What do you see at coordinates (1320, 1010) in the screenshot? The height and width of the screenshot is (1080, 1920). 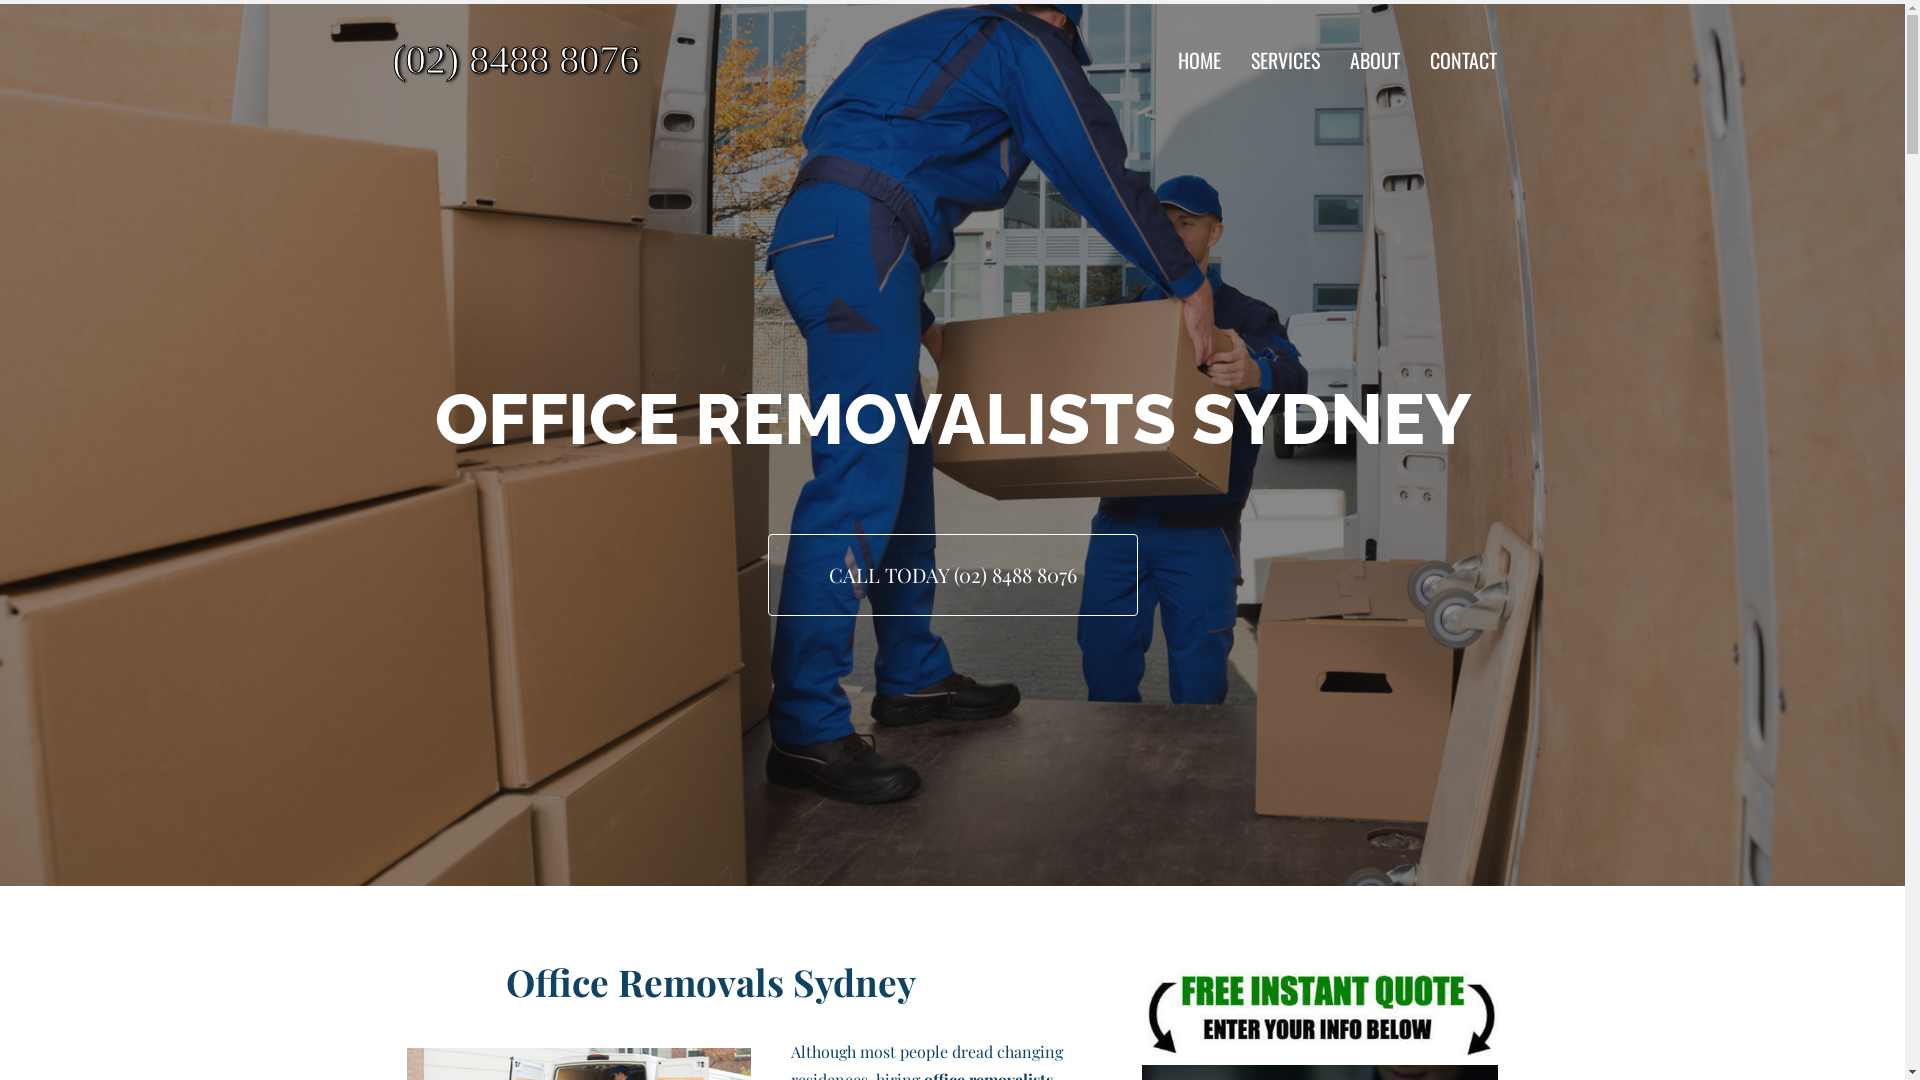 I see `'free quo'` at bounding box center [1320, 1010].